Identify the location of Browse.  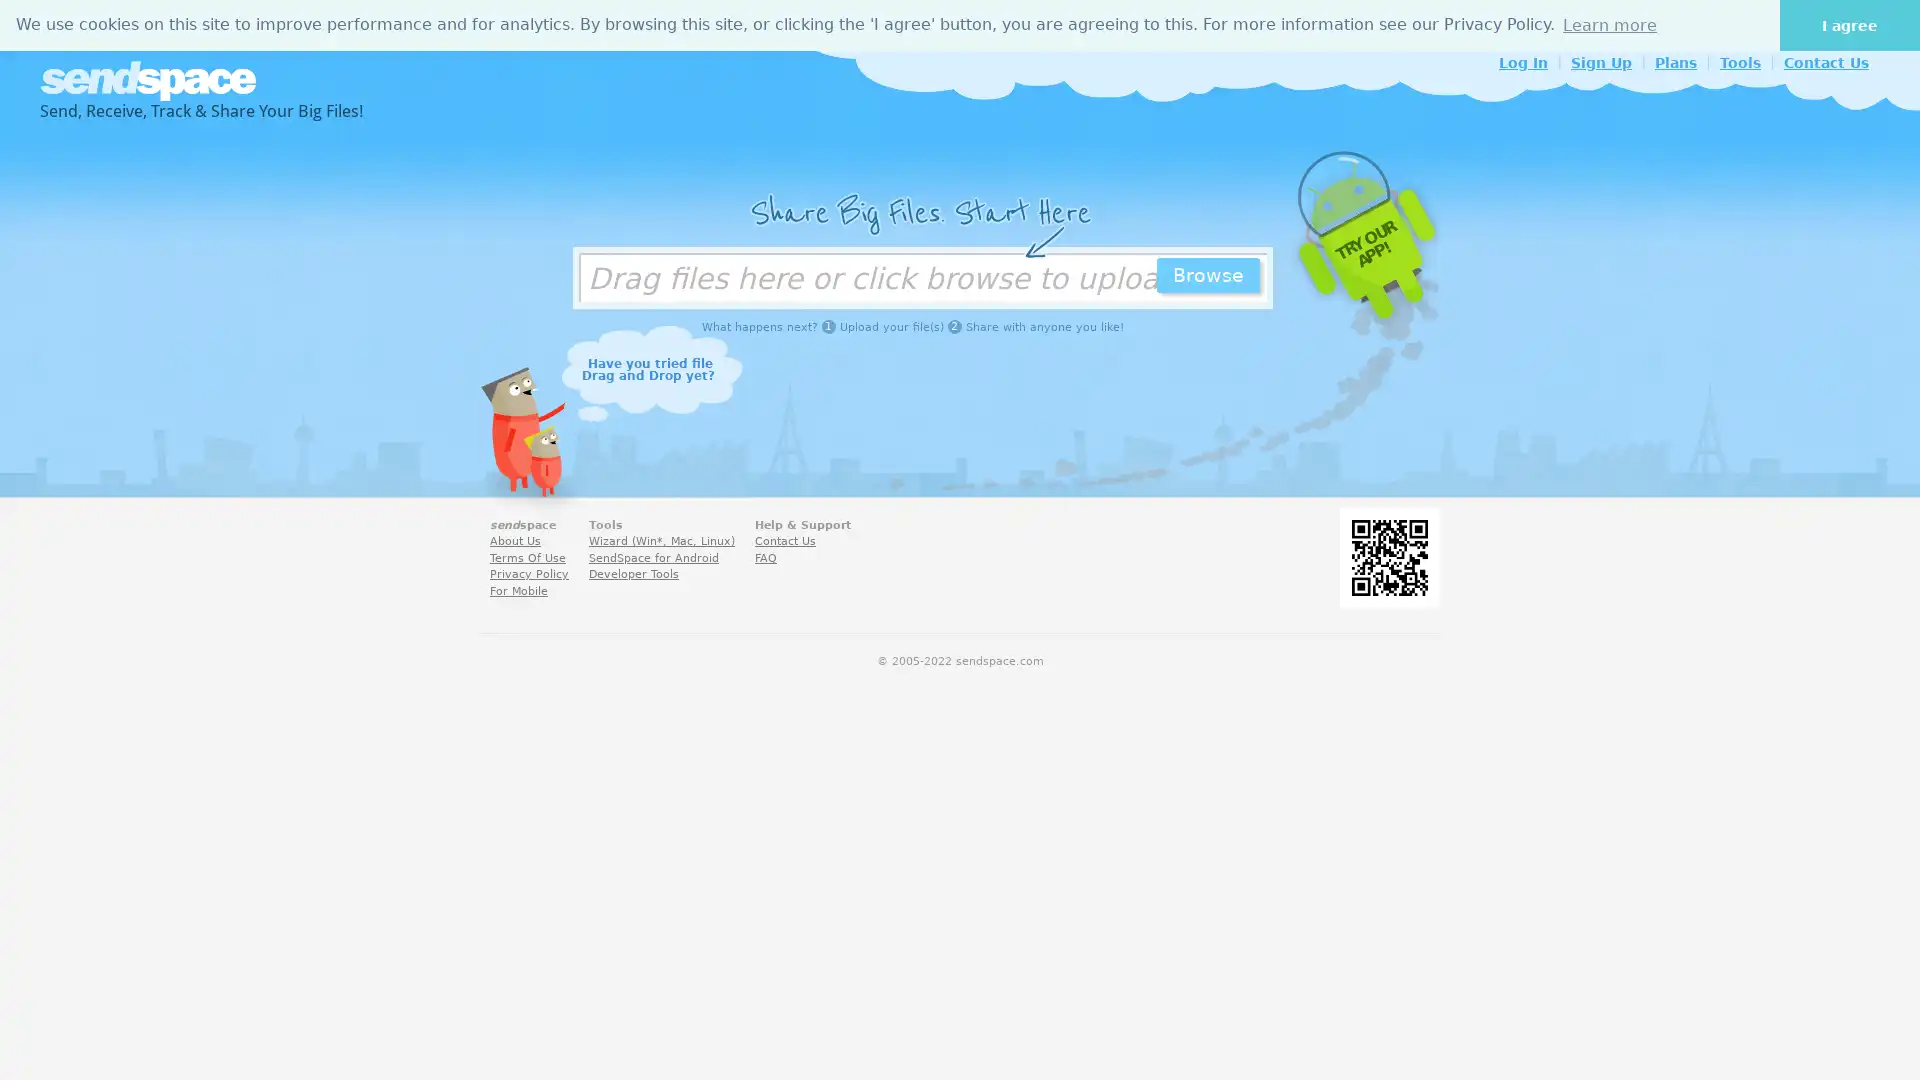
(1206, 274).